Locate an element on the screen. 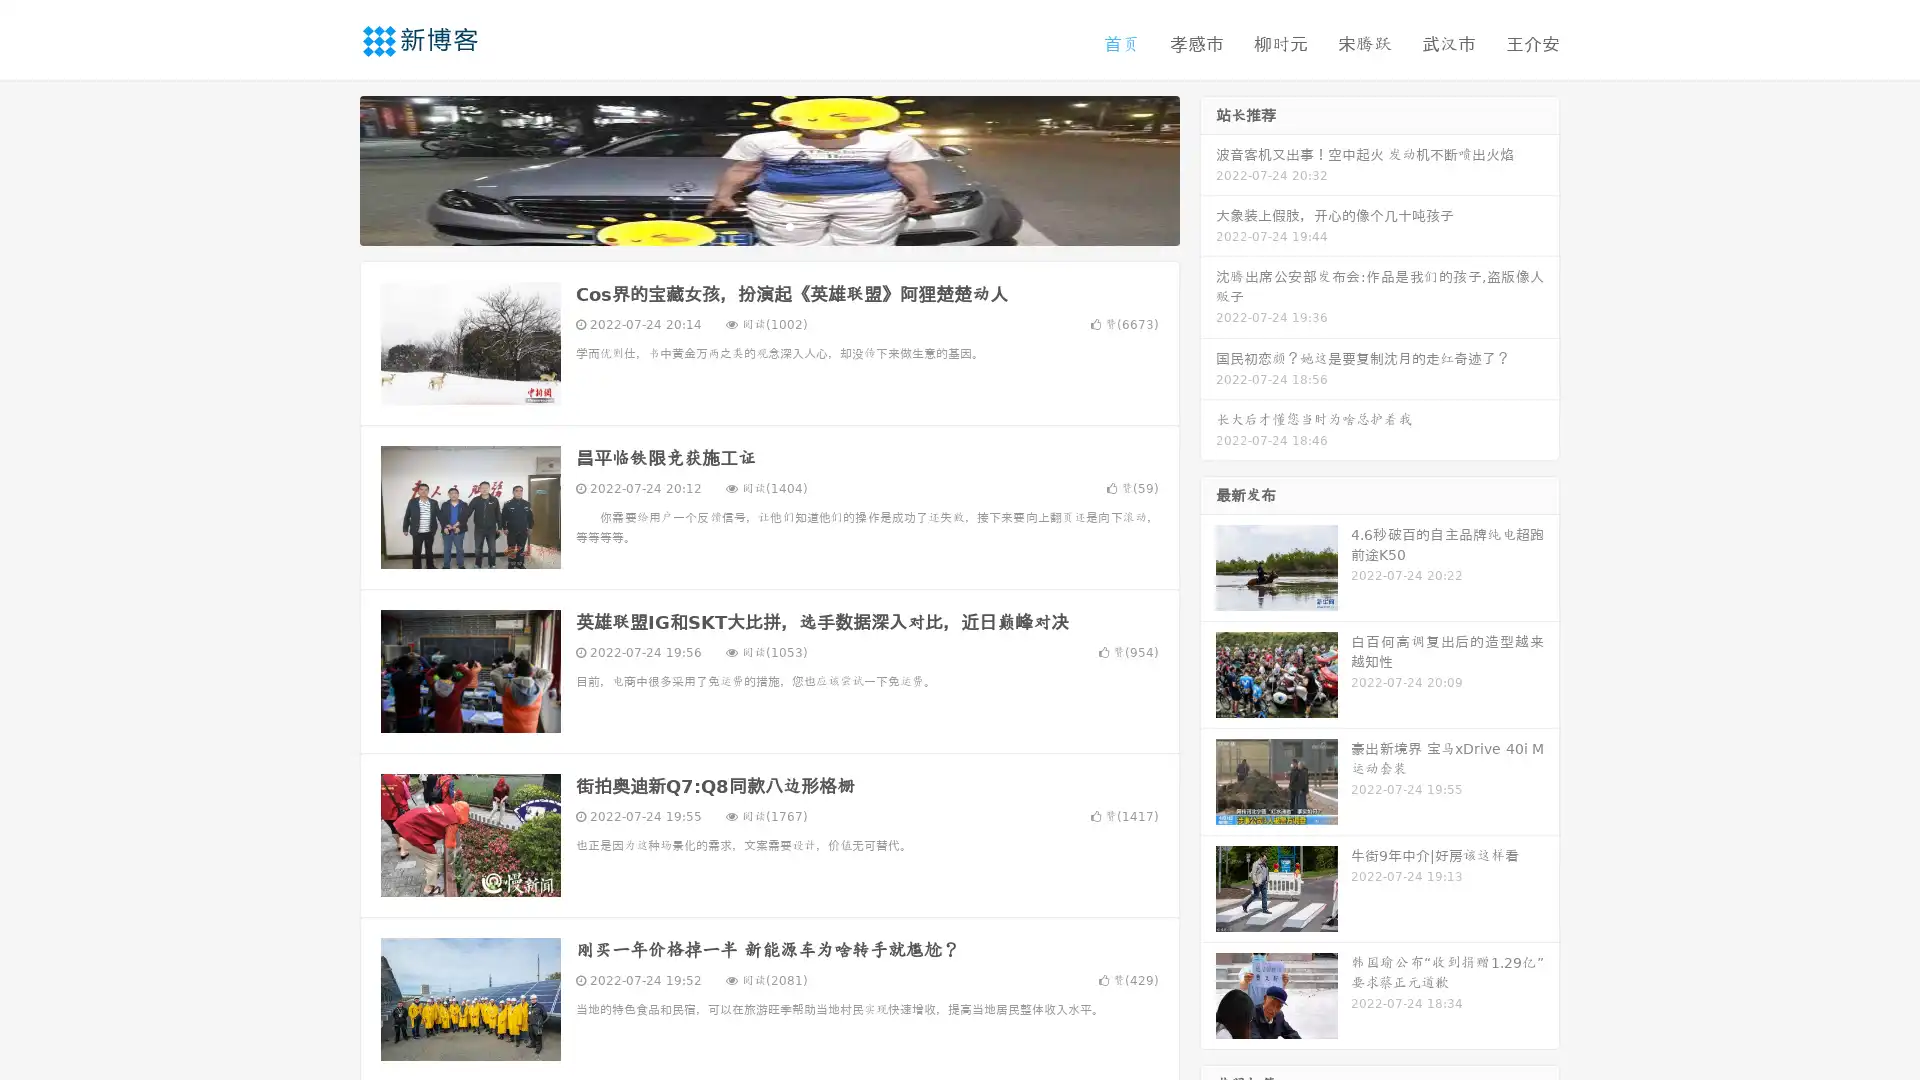 The width and height of the screenshot is (1920, 1080). Go to slide 2 is located at coordinates (768, 225).